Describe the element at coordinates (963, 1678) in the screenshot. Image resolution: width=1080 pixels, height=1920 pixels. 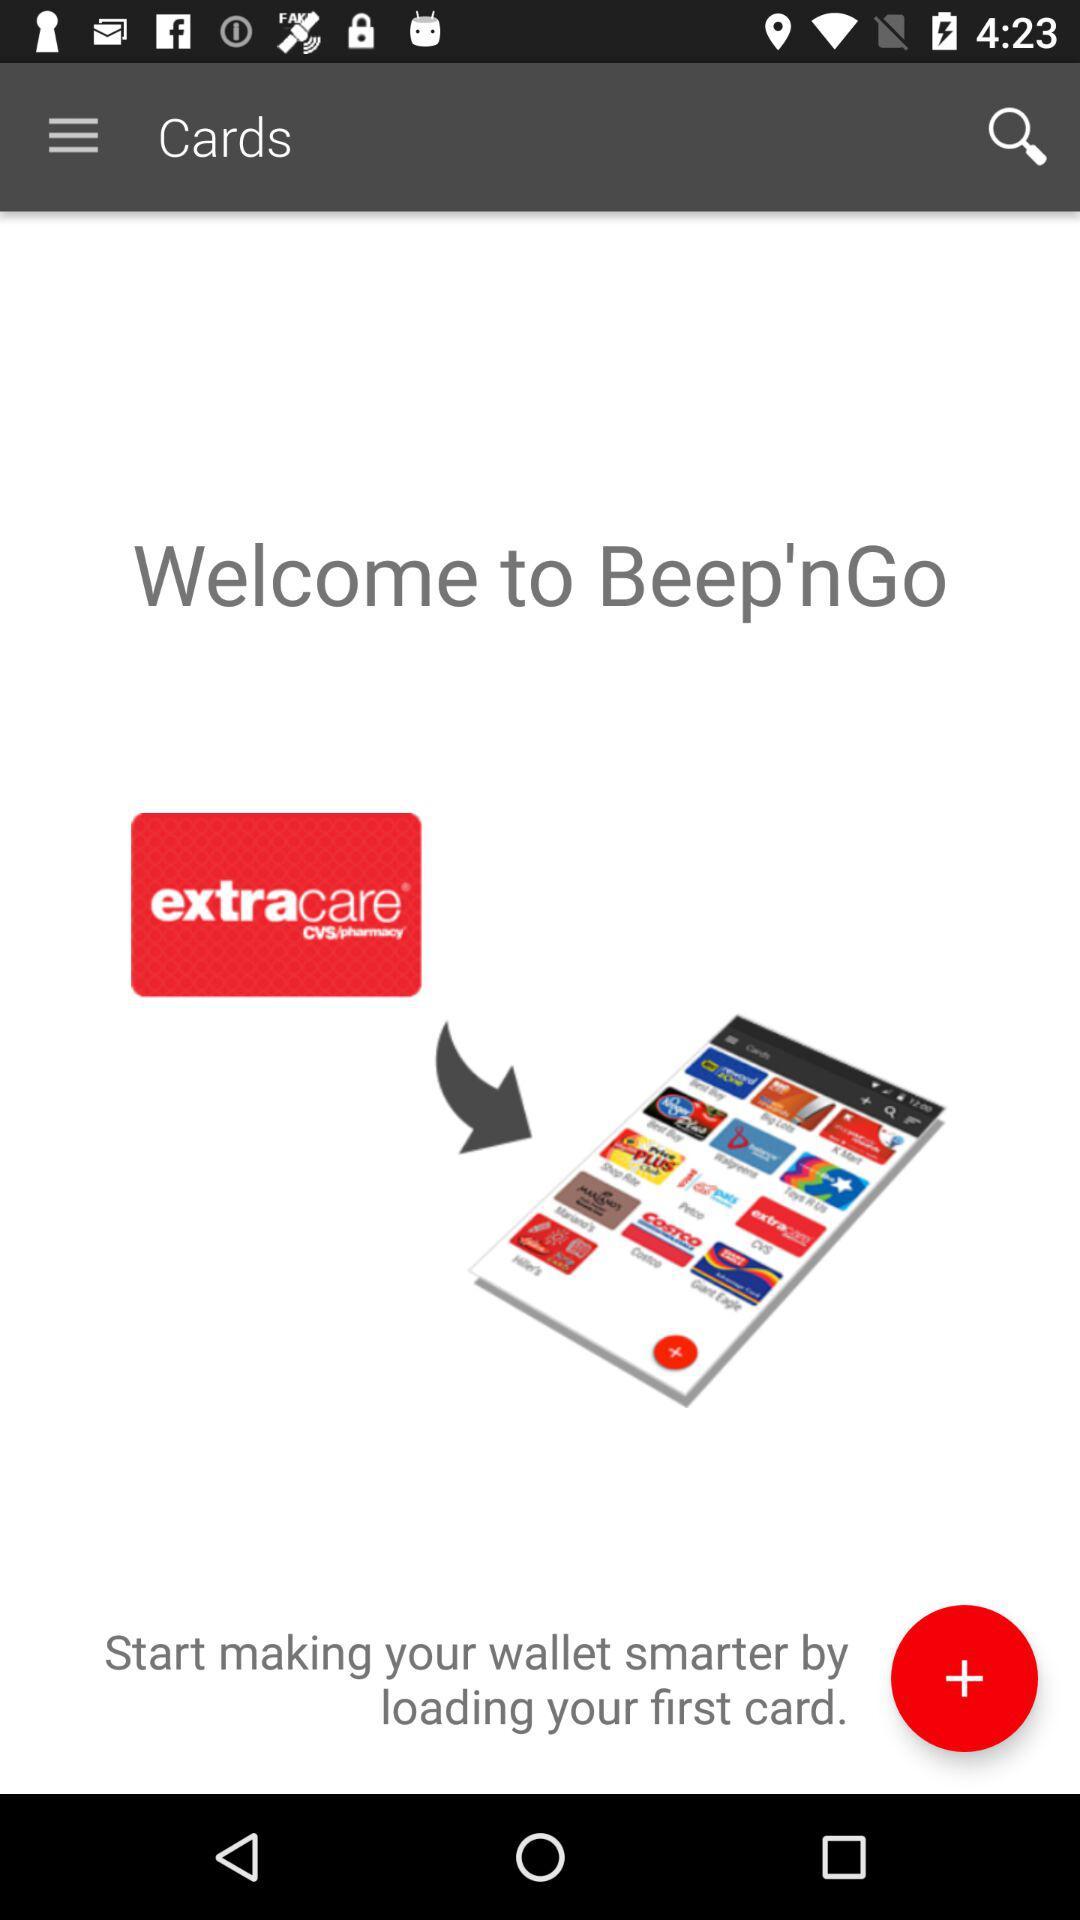
I see `icon to the right of start making your icon` at that location.